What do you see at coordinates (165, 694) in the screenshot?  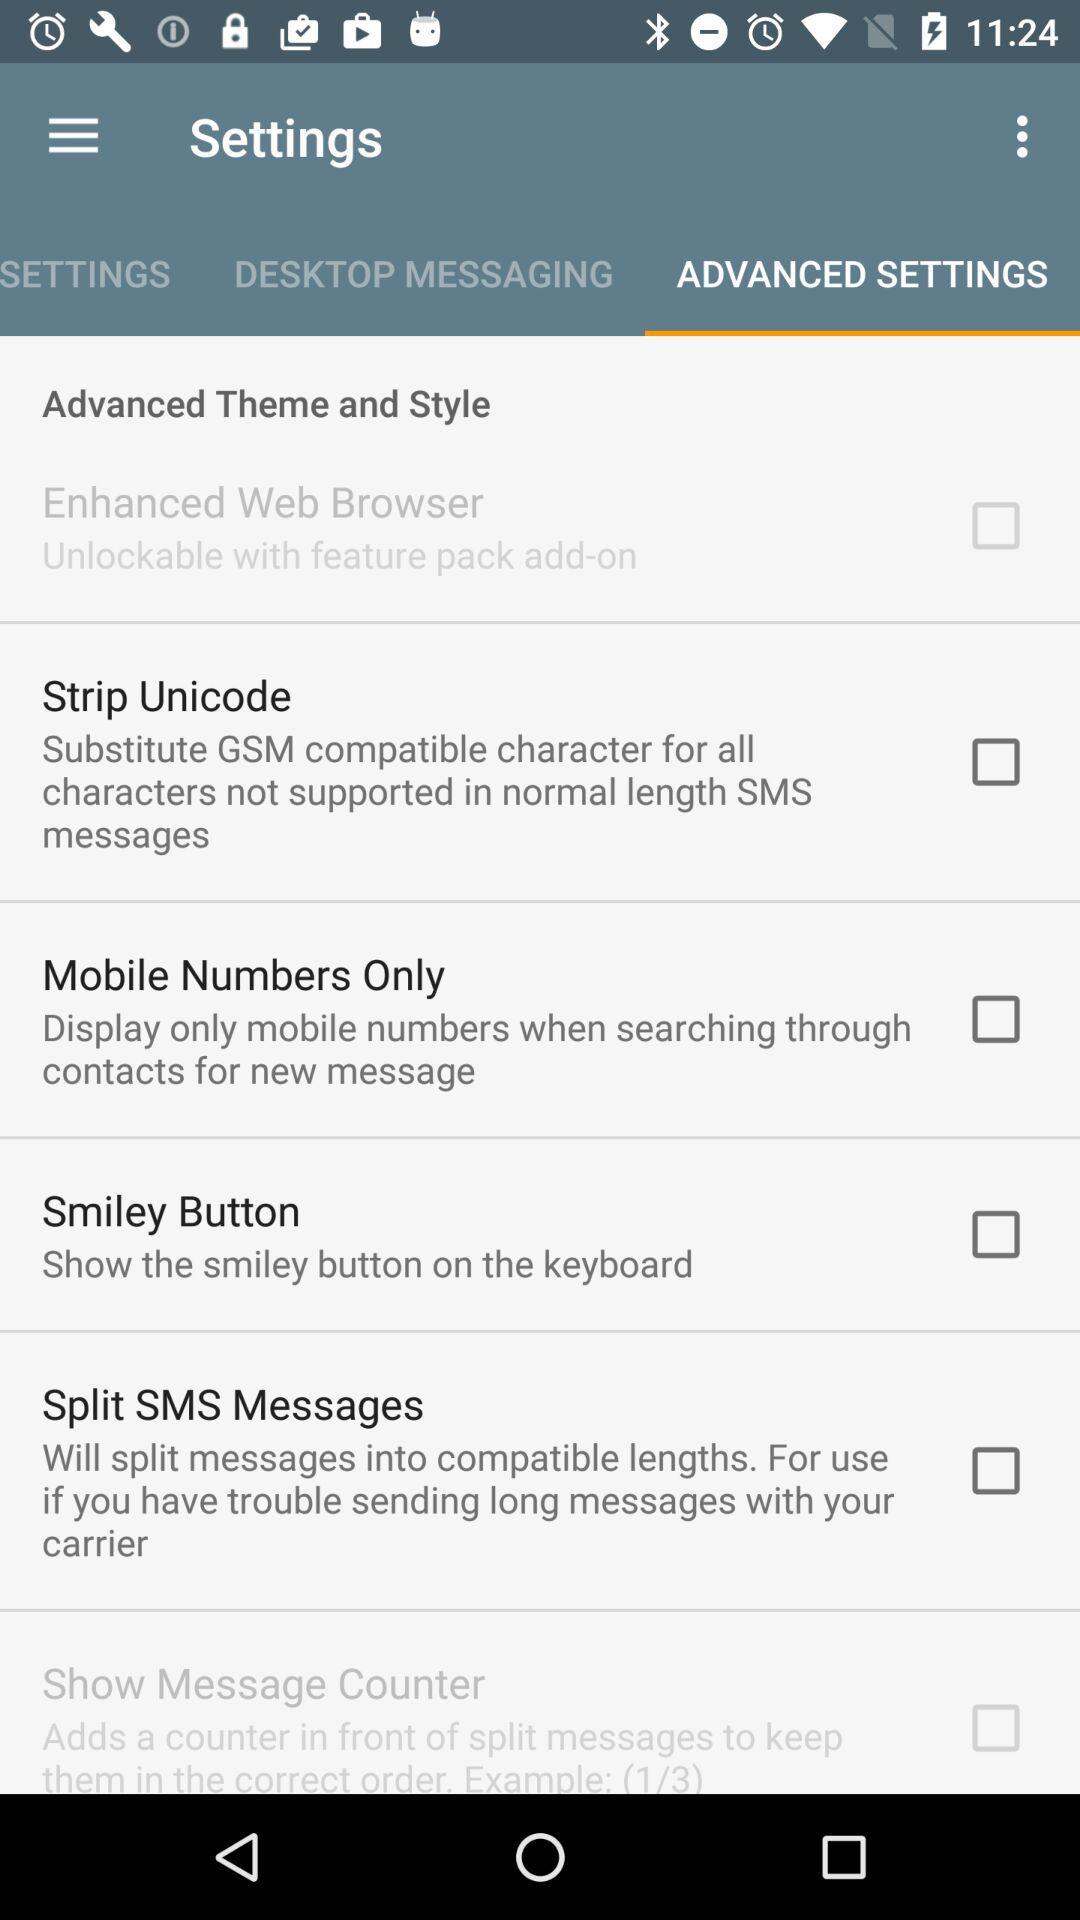 I see `strip unicode` at bounding box center [165, 694].